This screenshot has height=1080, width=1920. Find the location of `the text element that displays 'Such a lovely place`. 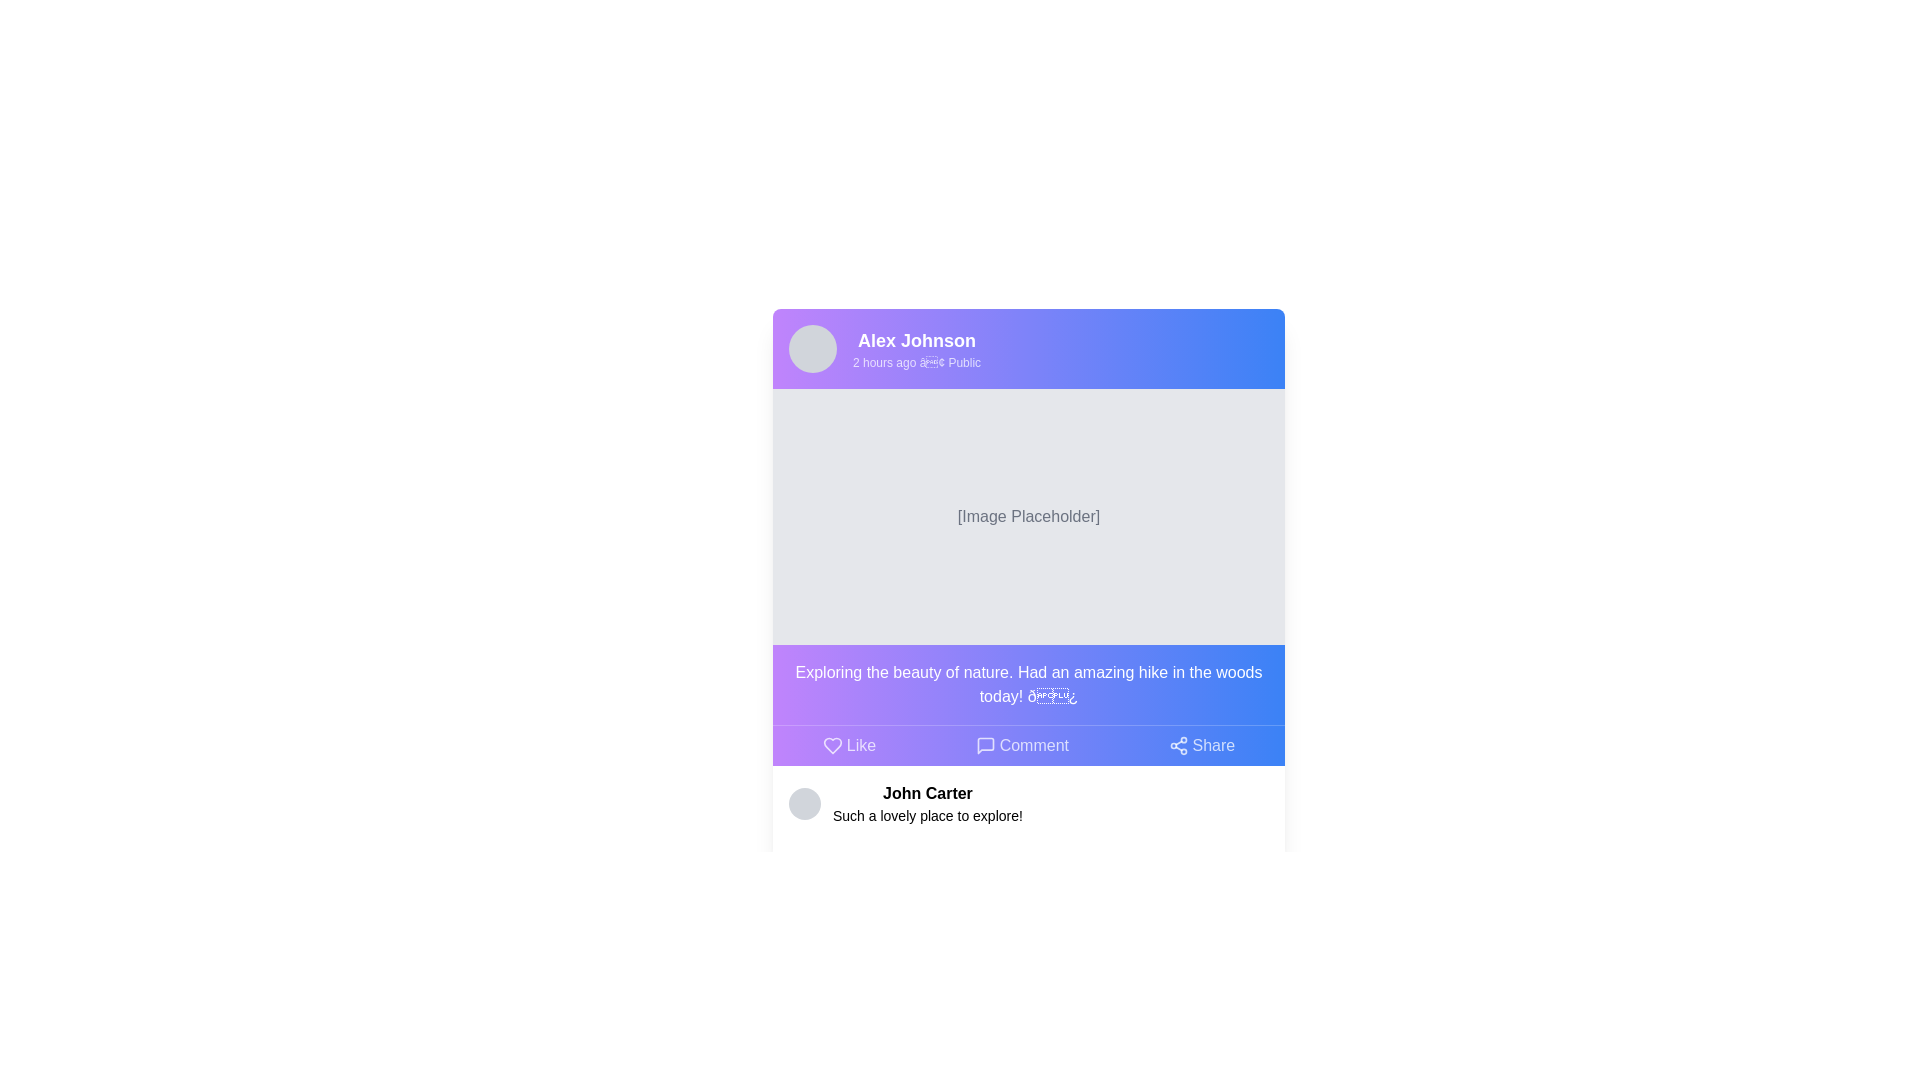

the text element that displays 'Such a lovely place is located at coordinates (926, 816).